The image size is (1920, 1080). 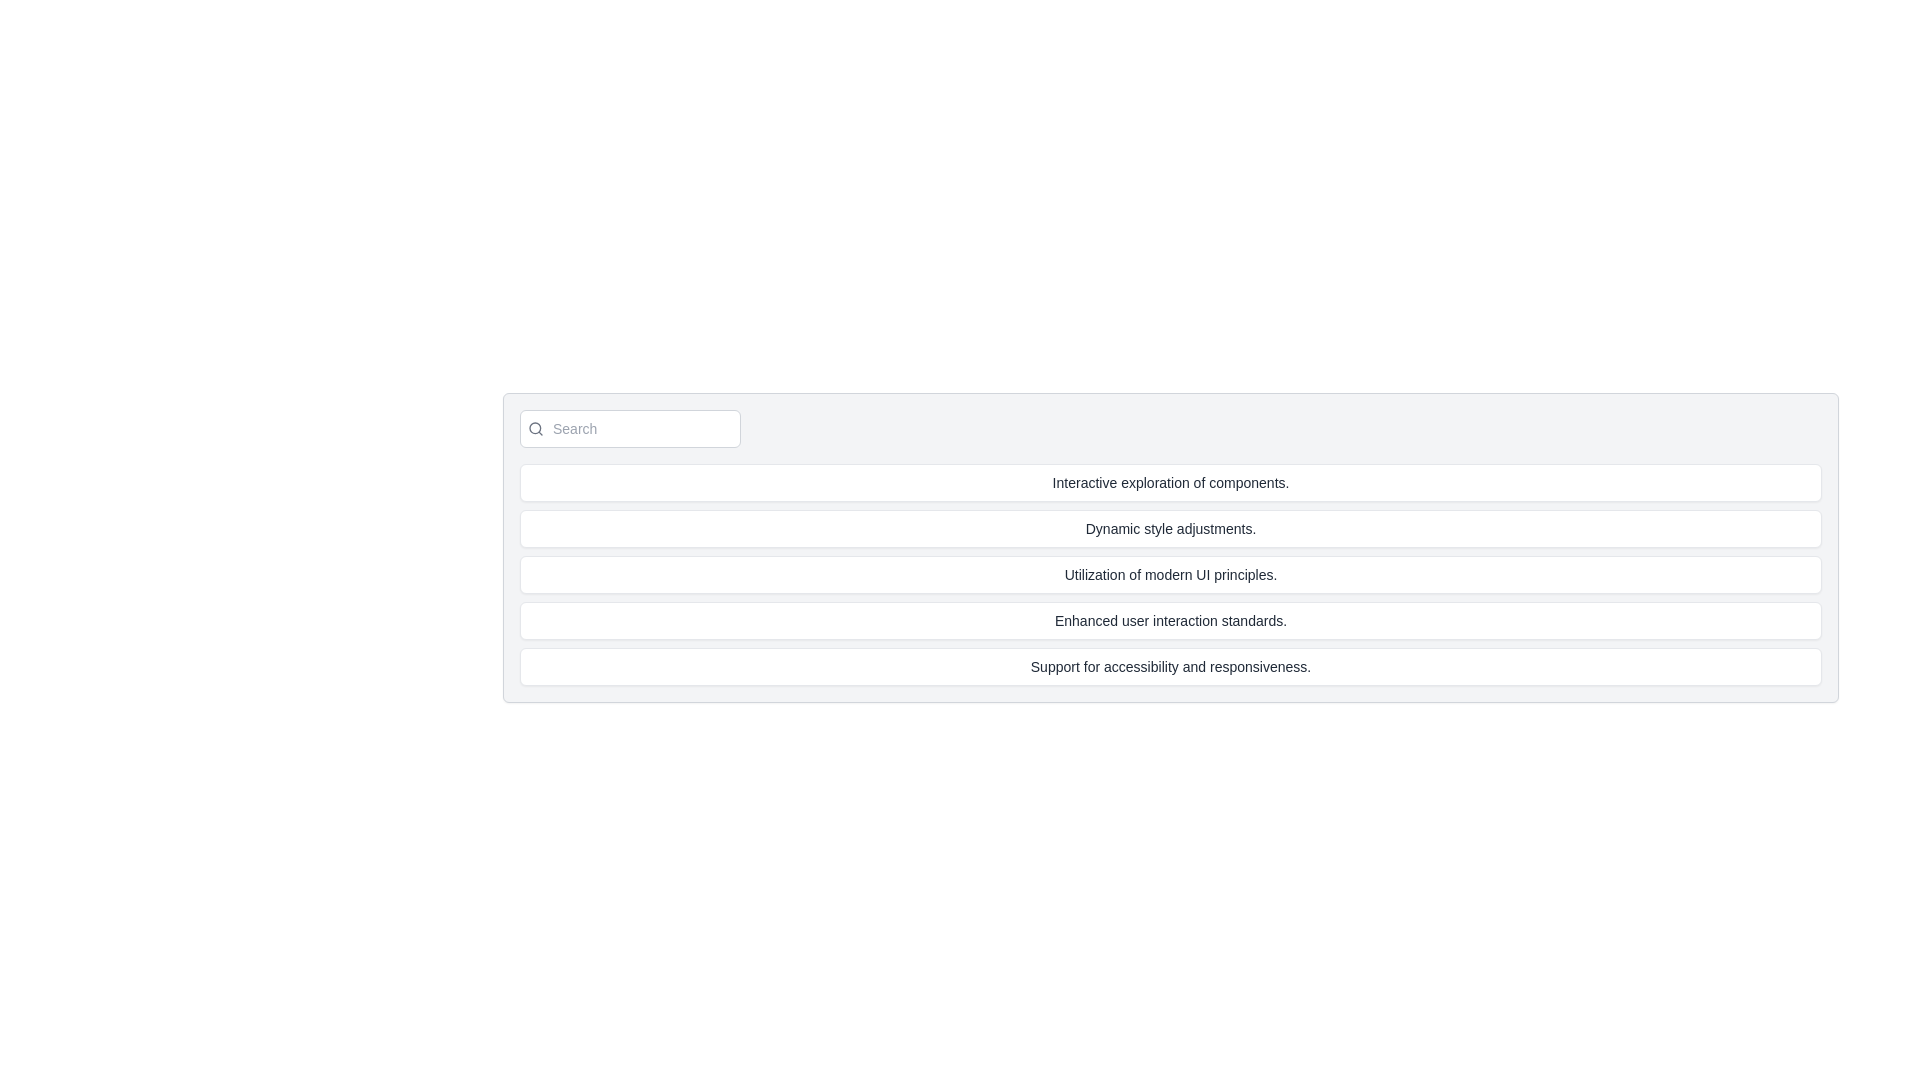 What do you see at coordinates (1066, 667) in the screenshot?
I see `the fifth character of the word 'Support' in the sentence 'Support for accessibility and responsiveness.'` at bounding box center [1066, 667].